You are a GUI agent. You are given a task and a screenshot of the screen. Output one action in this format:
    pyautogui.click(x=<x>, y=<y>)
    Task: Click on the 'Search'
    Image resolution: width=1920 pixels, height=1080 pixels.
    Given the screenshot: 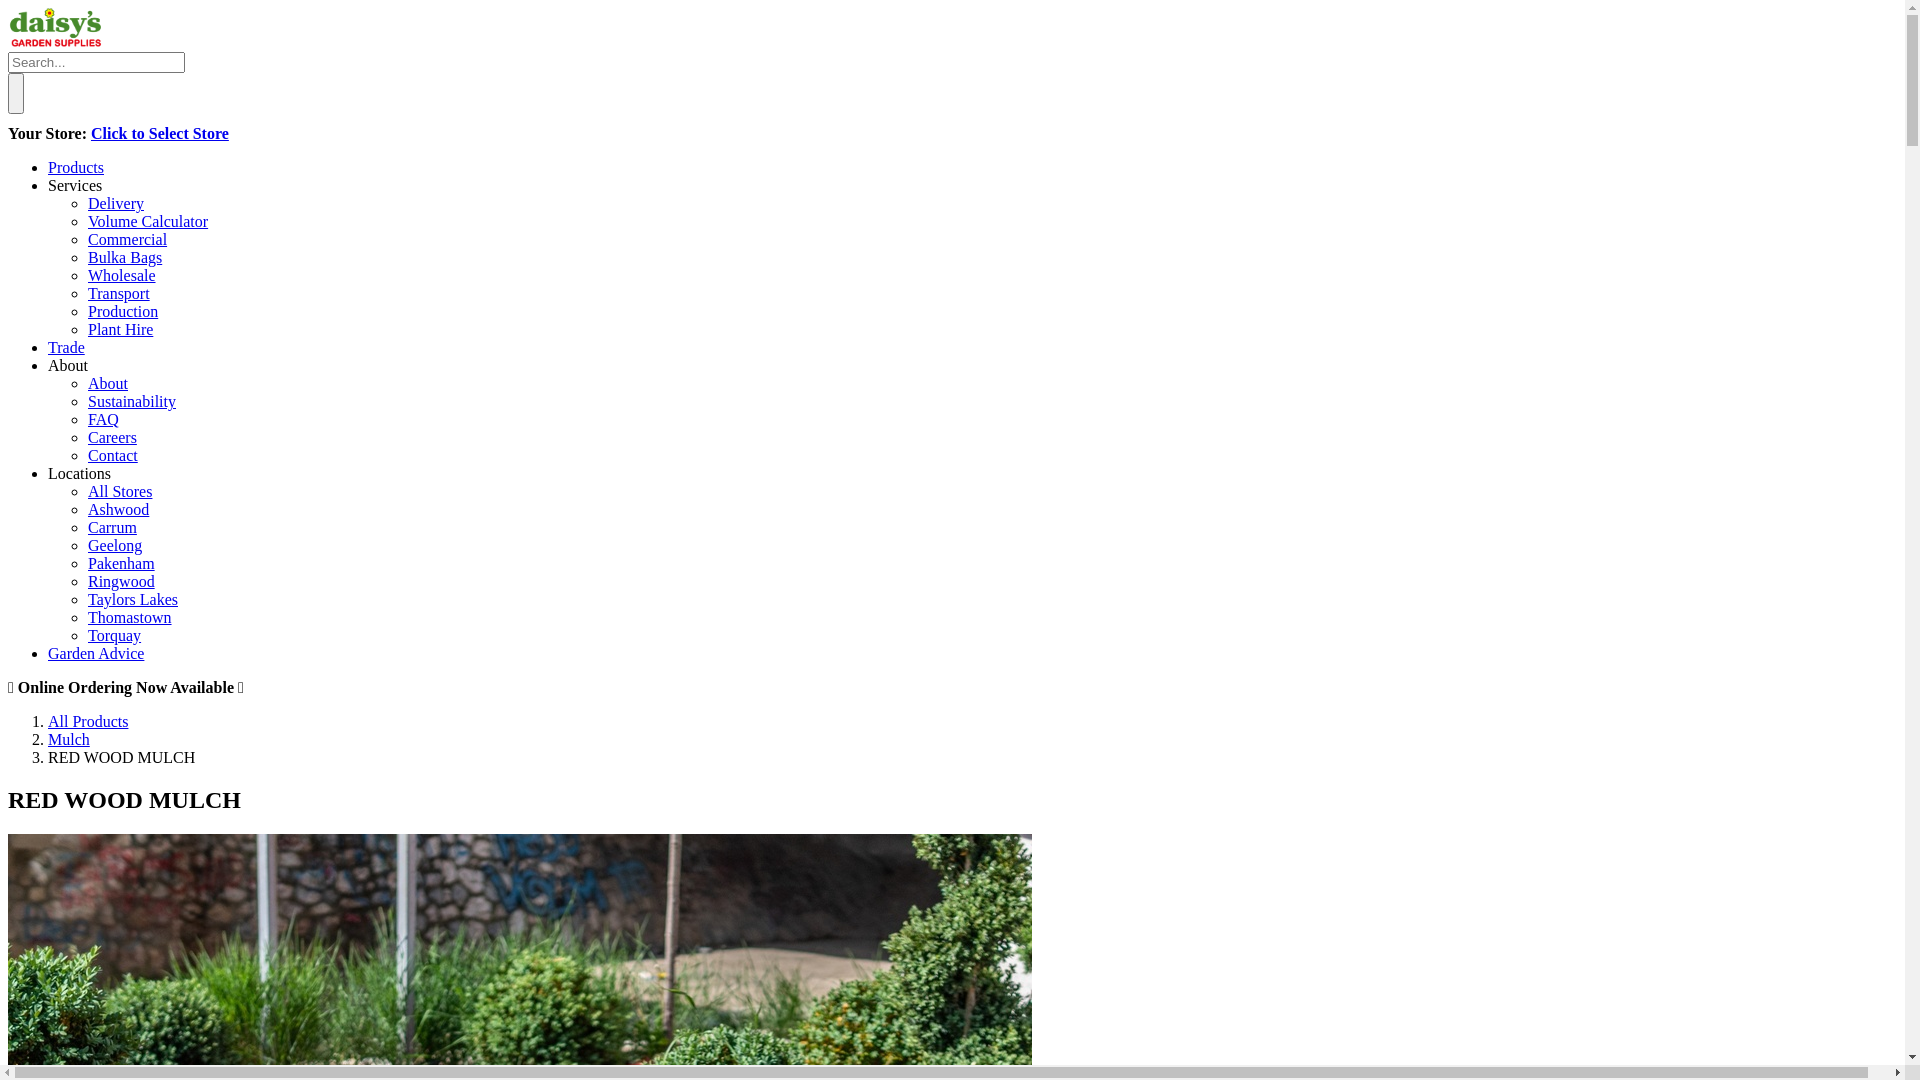 What is the action you would take?
    pyautogui.click(x=15, y=93)
    